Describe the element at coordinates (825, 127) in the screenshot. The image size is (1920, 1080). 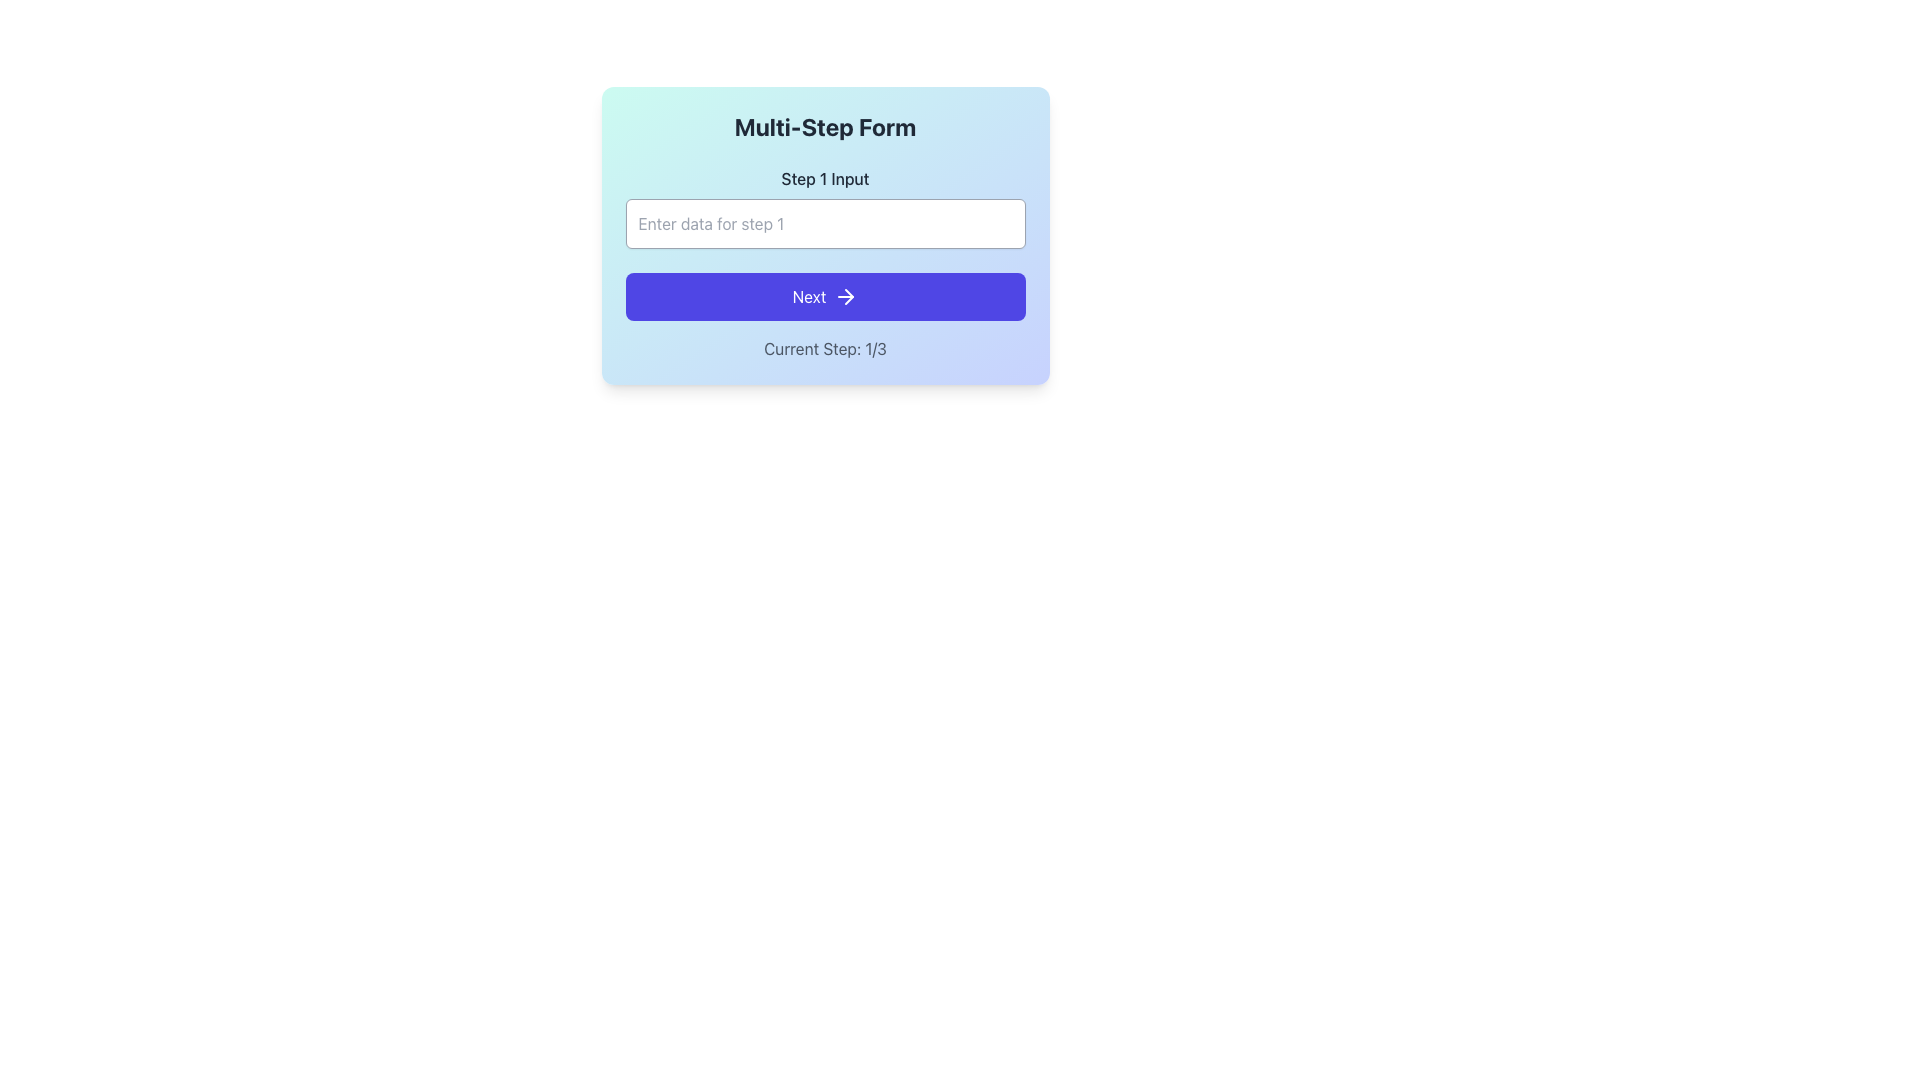
I see `the text label displaying 'Multi-Step Form' which is bold, centered, and located at the top of a section with a gradient background` at that location.